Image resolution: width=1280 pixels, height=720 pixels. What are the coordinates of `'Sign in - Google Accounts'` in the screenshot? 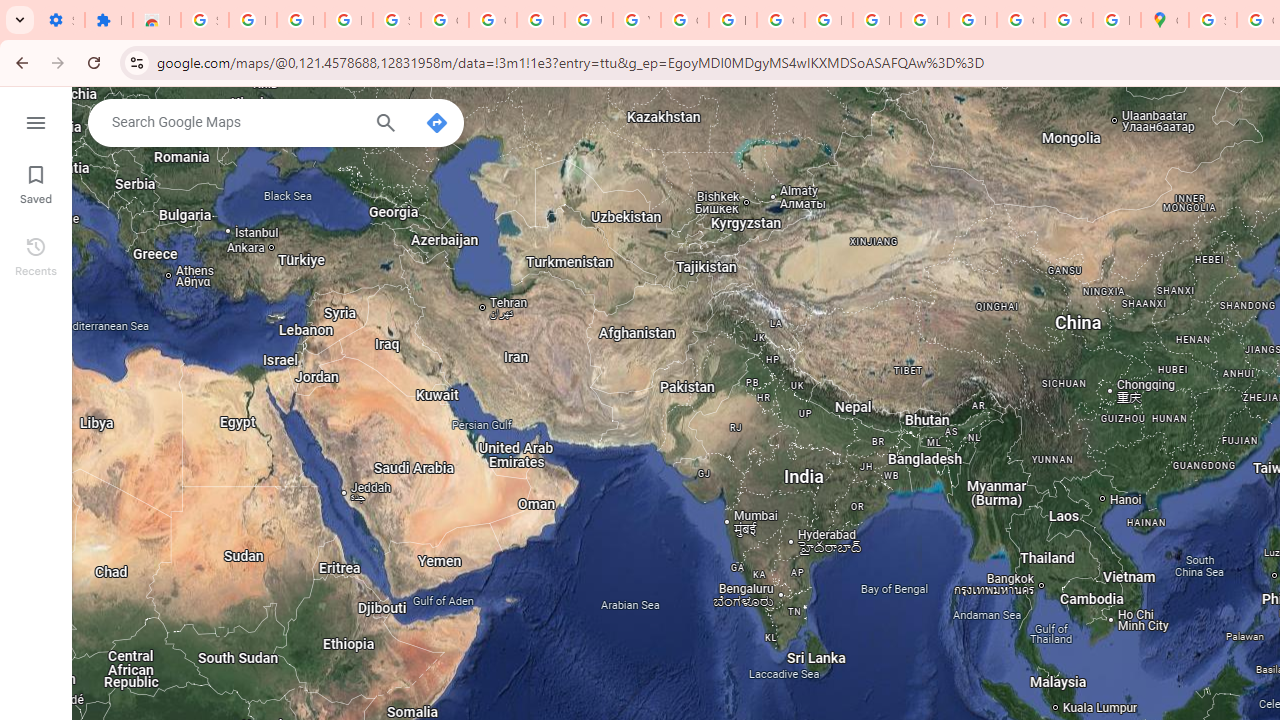 It's located at (396, 20).